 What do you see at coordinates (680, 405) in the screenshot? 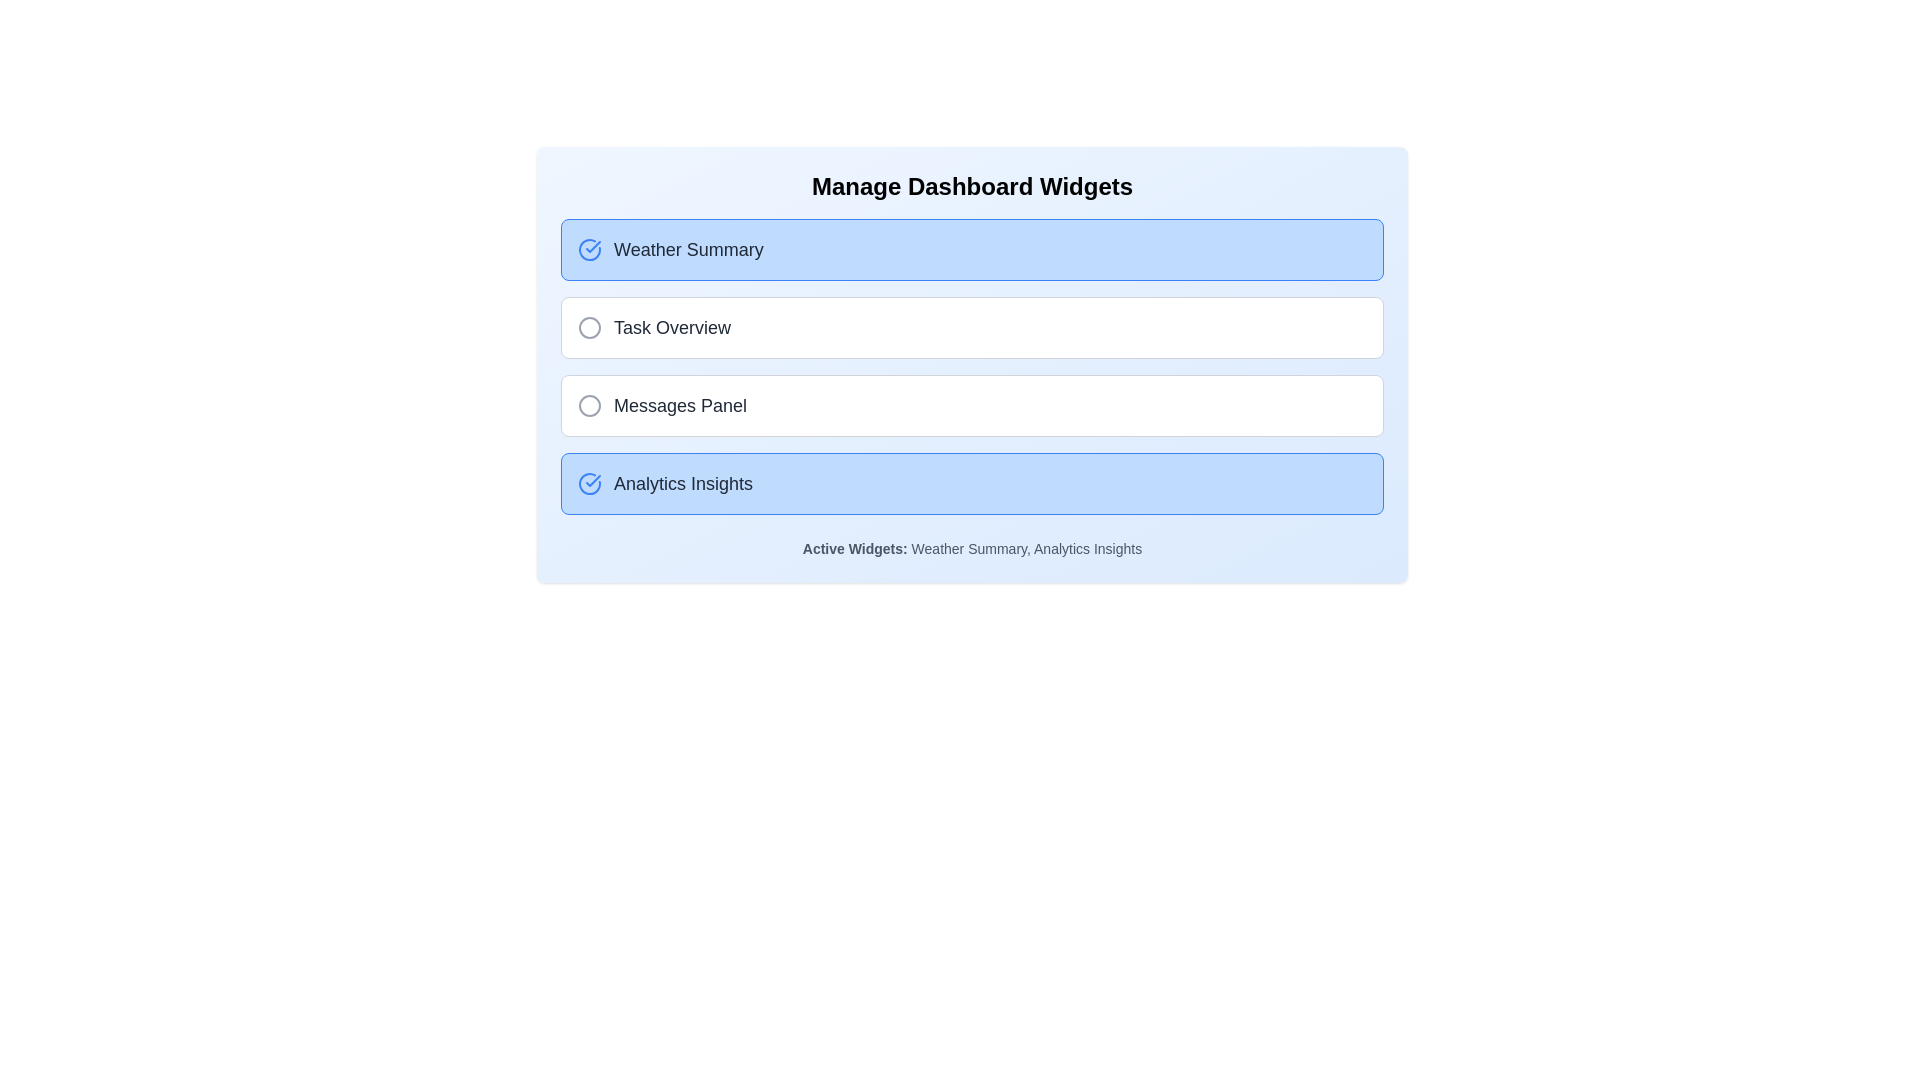
I see `the 'Messages Panel' text label` at bounding box center [680, 405].